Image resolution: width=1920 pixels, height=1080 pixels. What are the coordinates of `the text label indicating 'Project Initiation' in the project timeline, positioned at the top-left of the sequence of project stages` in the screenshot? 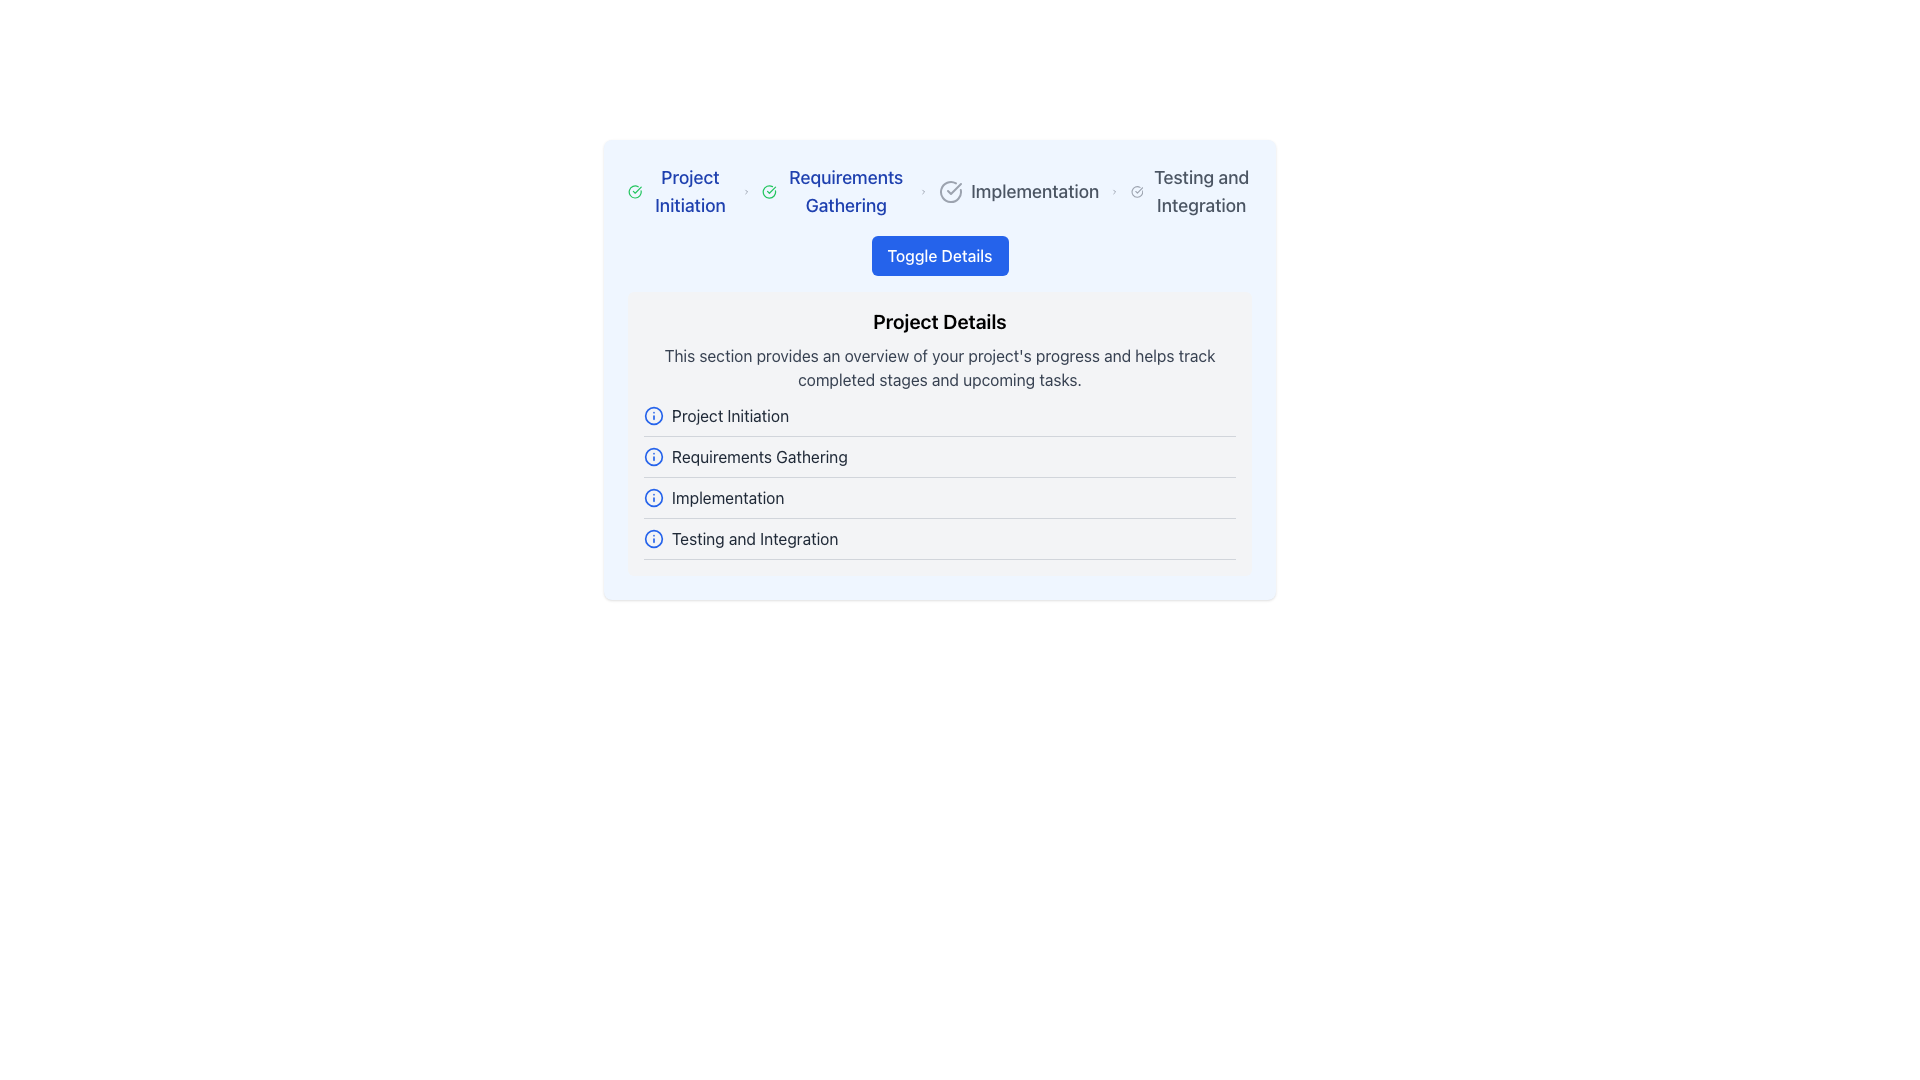 It's located at (690, 192).